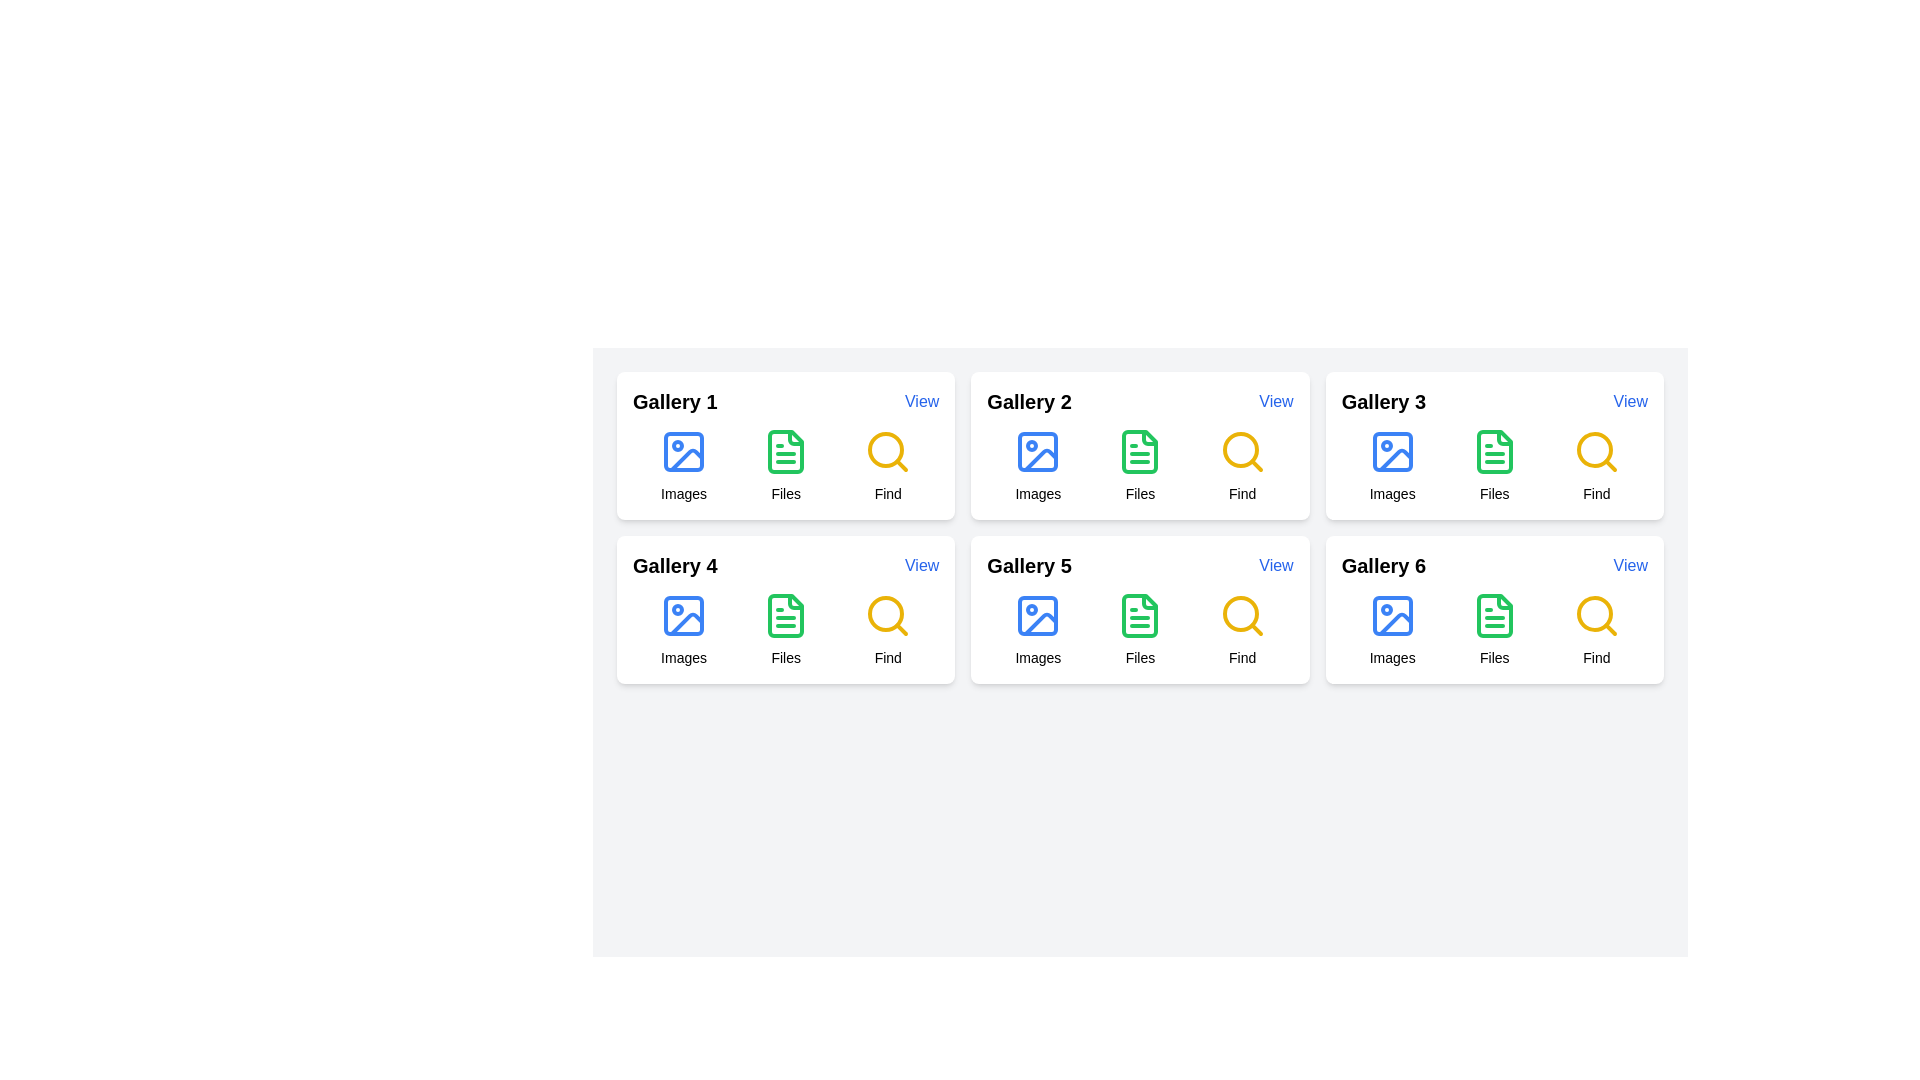  What do you see at coordinates (885, 612) in the screenshot?
I see `the yellow circular icon in the 'Gallery 4' section, located in the bottom row, second column of icons, which is adjacent to a green document-shaped icon` at bounding box center [885, 612].